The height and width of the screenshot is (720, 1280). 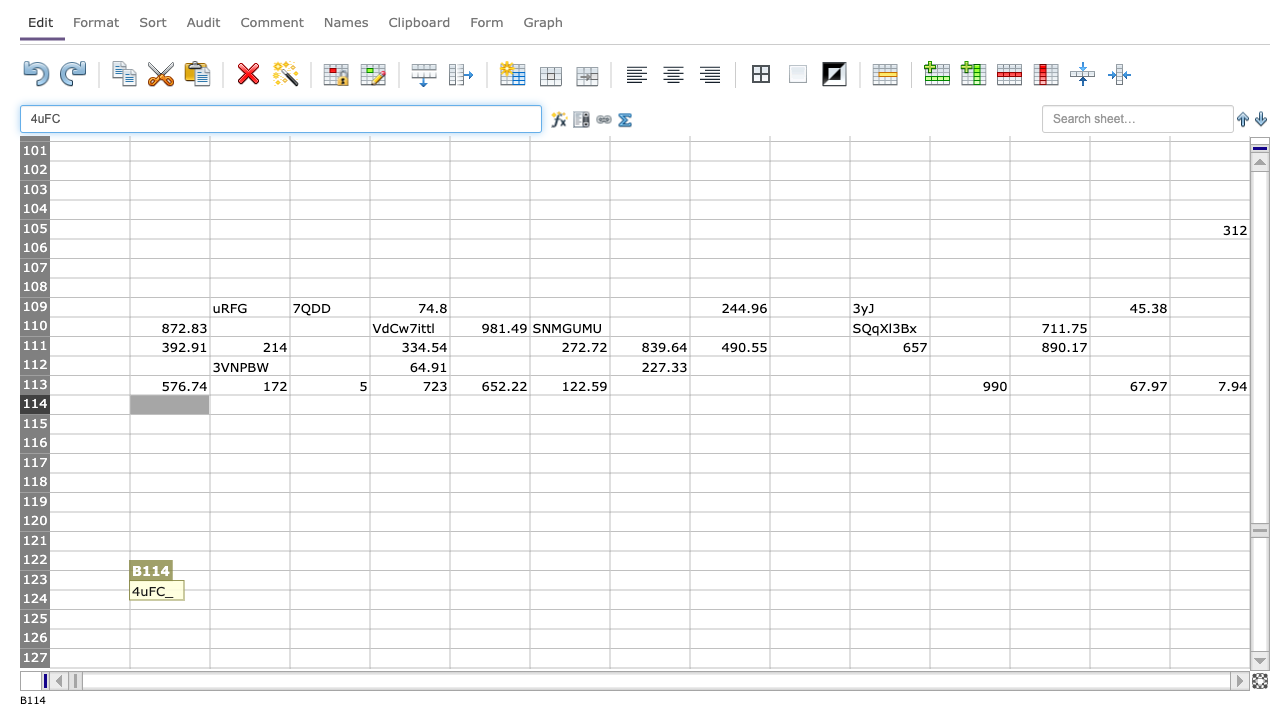 I want to click on Activate cell C124, so click(x=248, y=598).